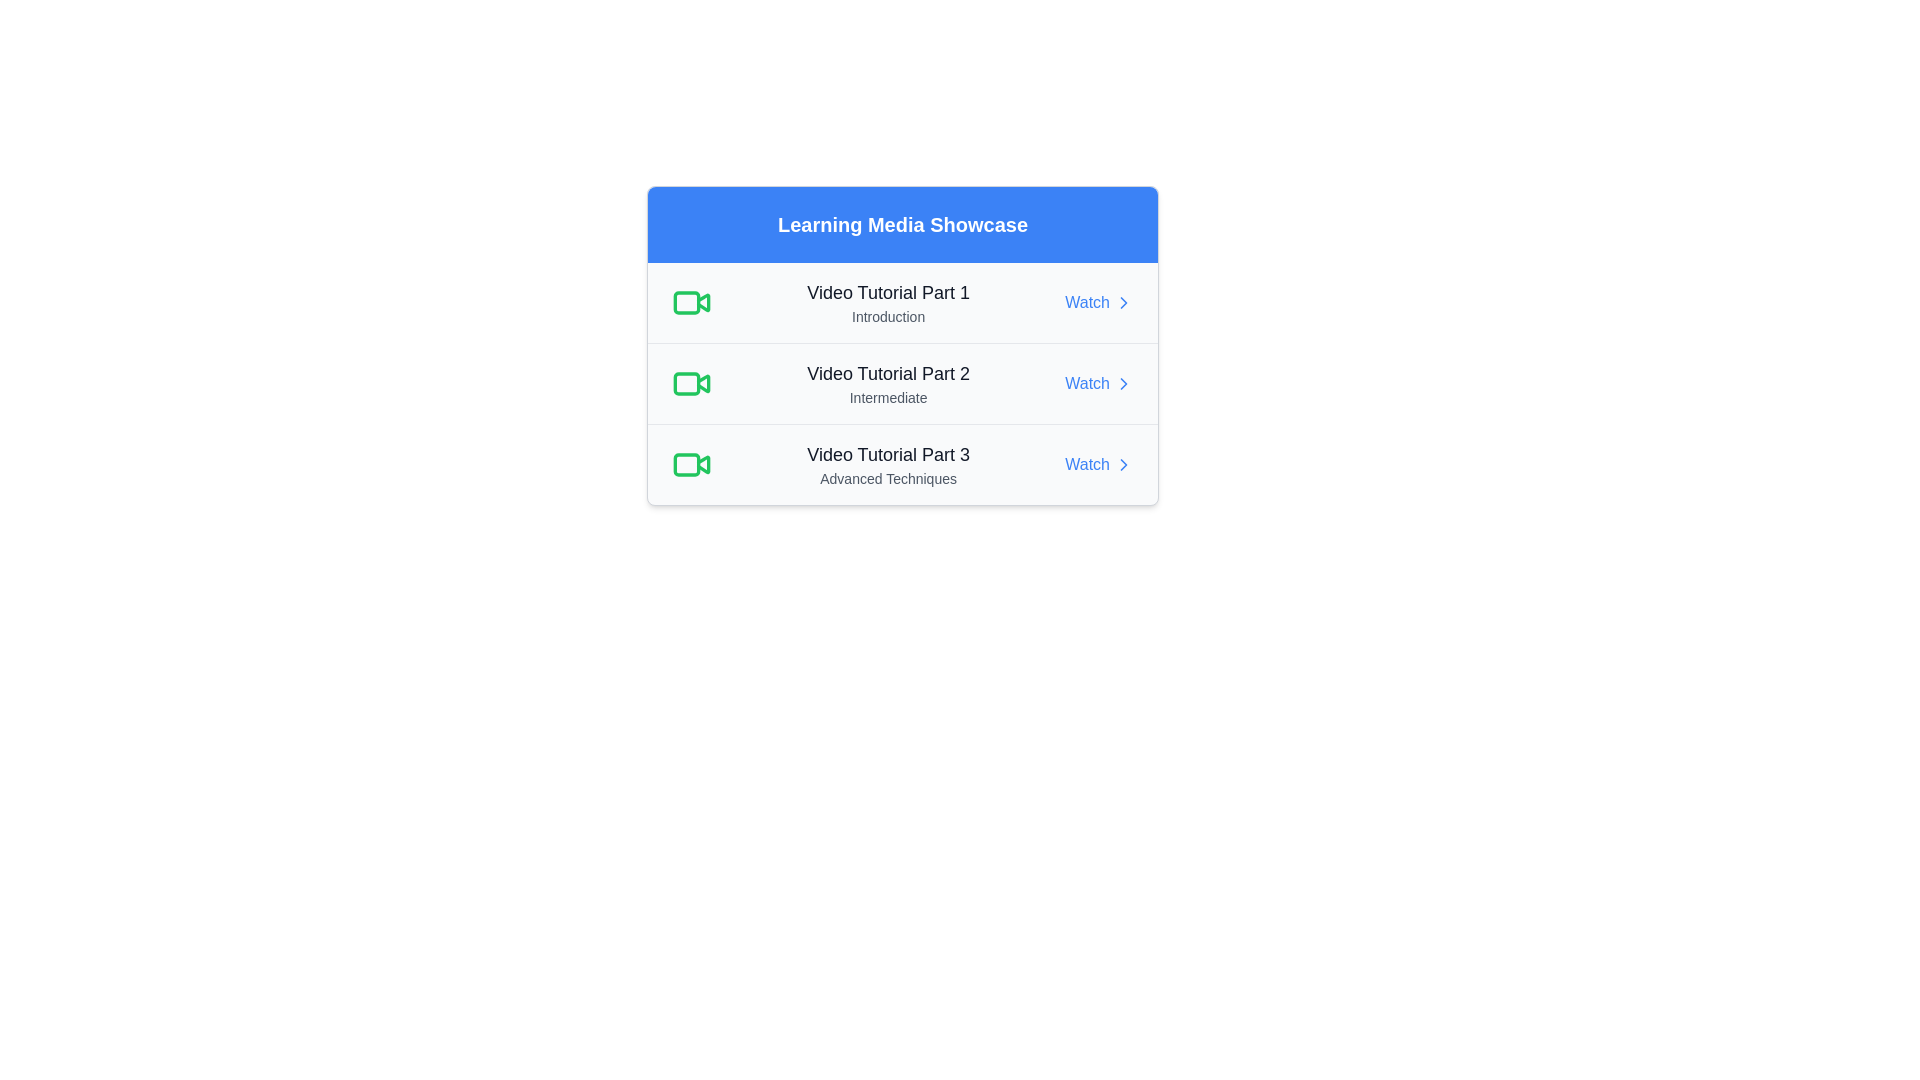 This screenshot has width=1920, height=1080. What do you see at coordinates (691, 465) in the screenshot?
I see `the Icon representing video content for 'Video Tutorial Part 3', which is located in the third row of the list, to the left of the text 'Video Tutorial Part 3' and above the 'Watch' link` at bounding box center [691, 465].